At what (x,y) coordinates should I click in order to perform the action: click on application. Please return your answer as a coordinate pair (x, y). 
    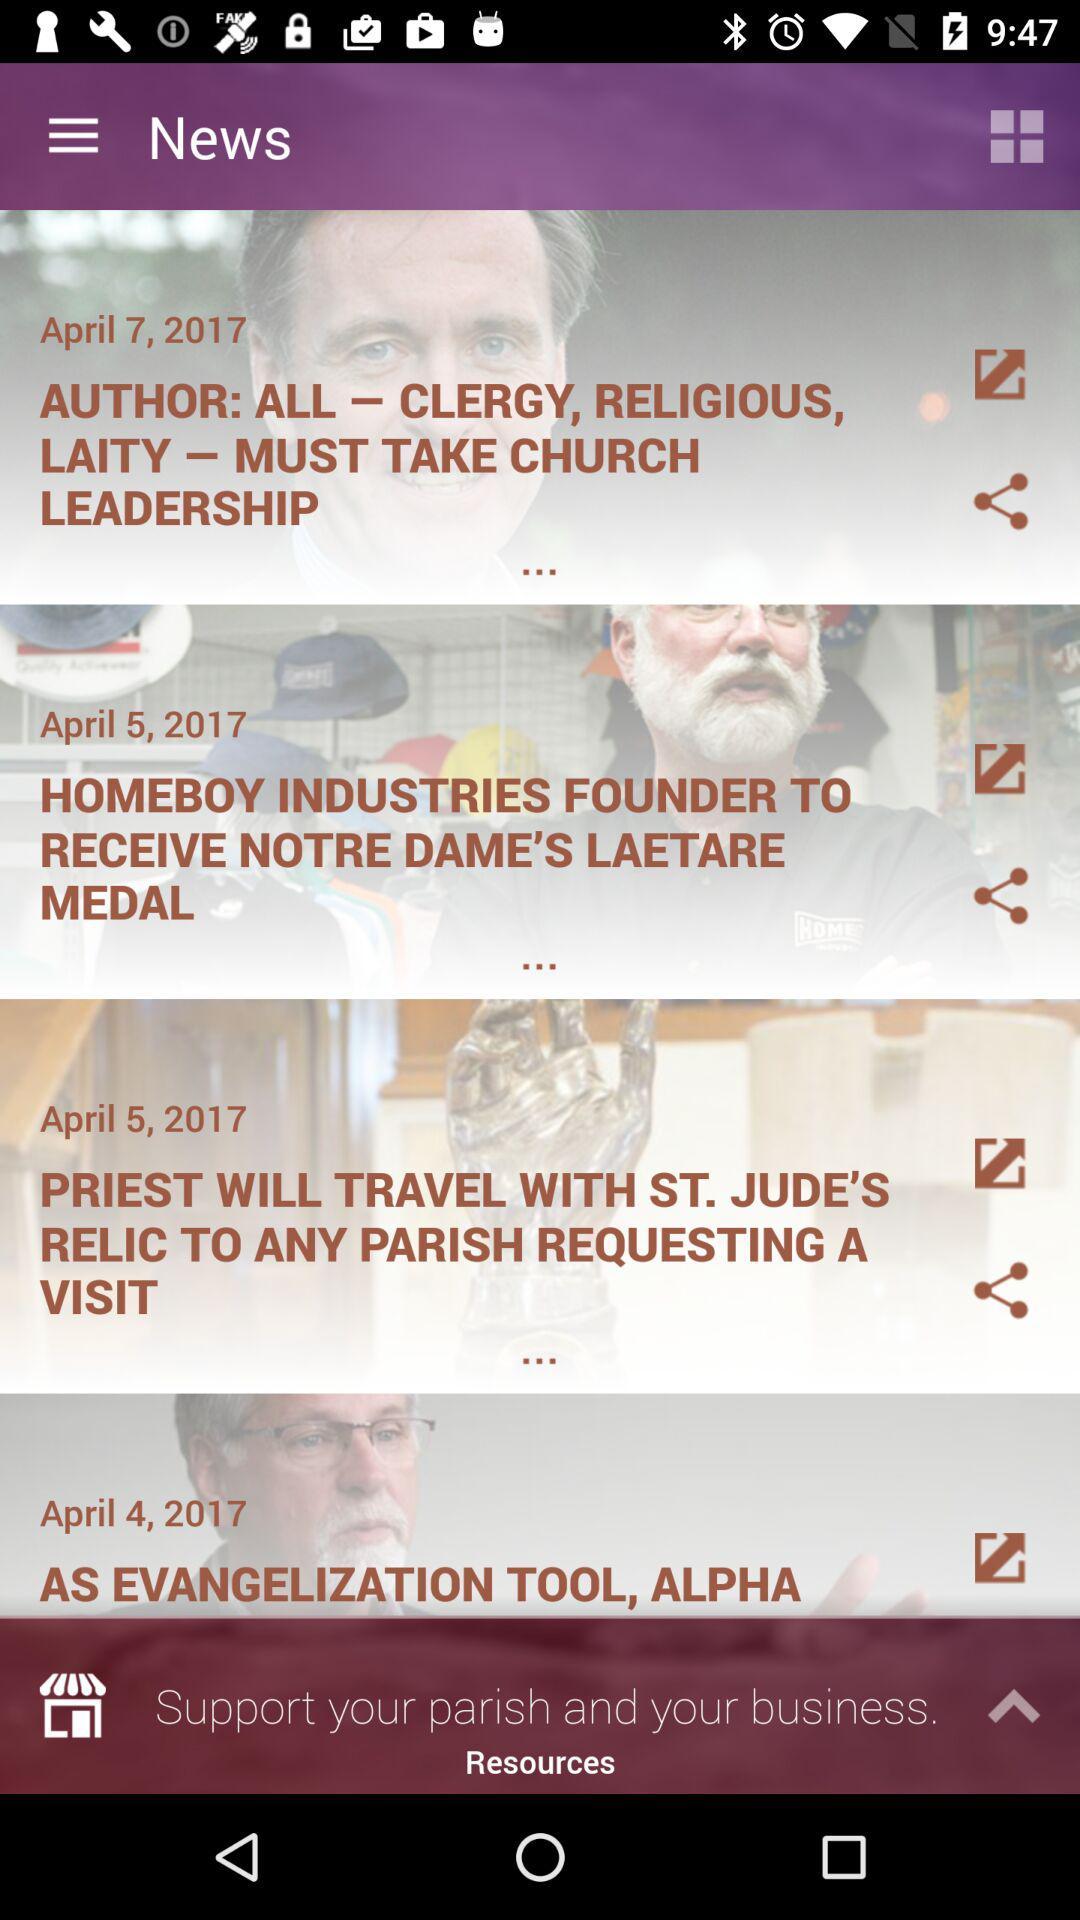
    Looking at the image, I should click on (1017, 135).